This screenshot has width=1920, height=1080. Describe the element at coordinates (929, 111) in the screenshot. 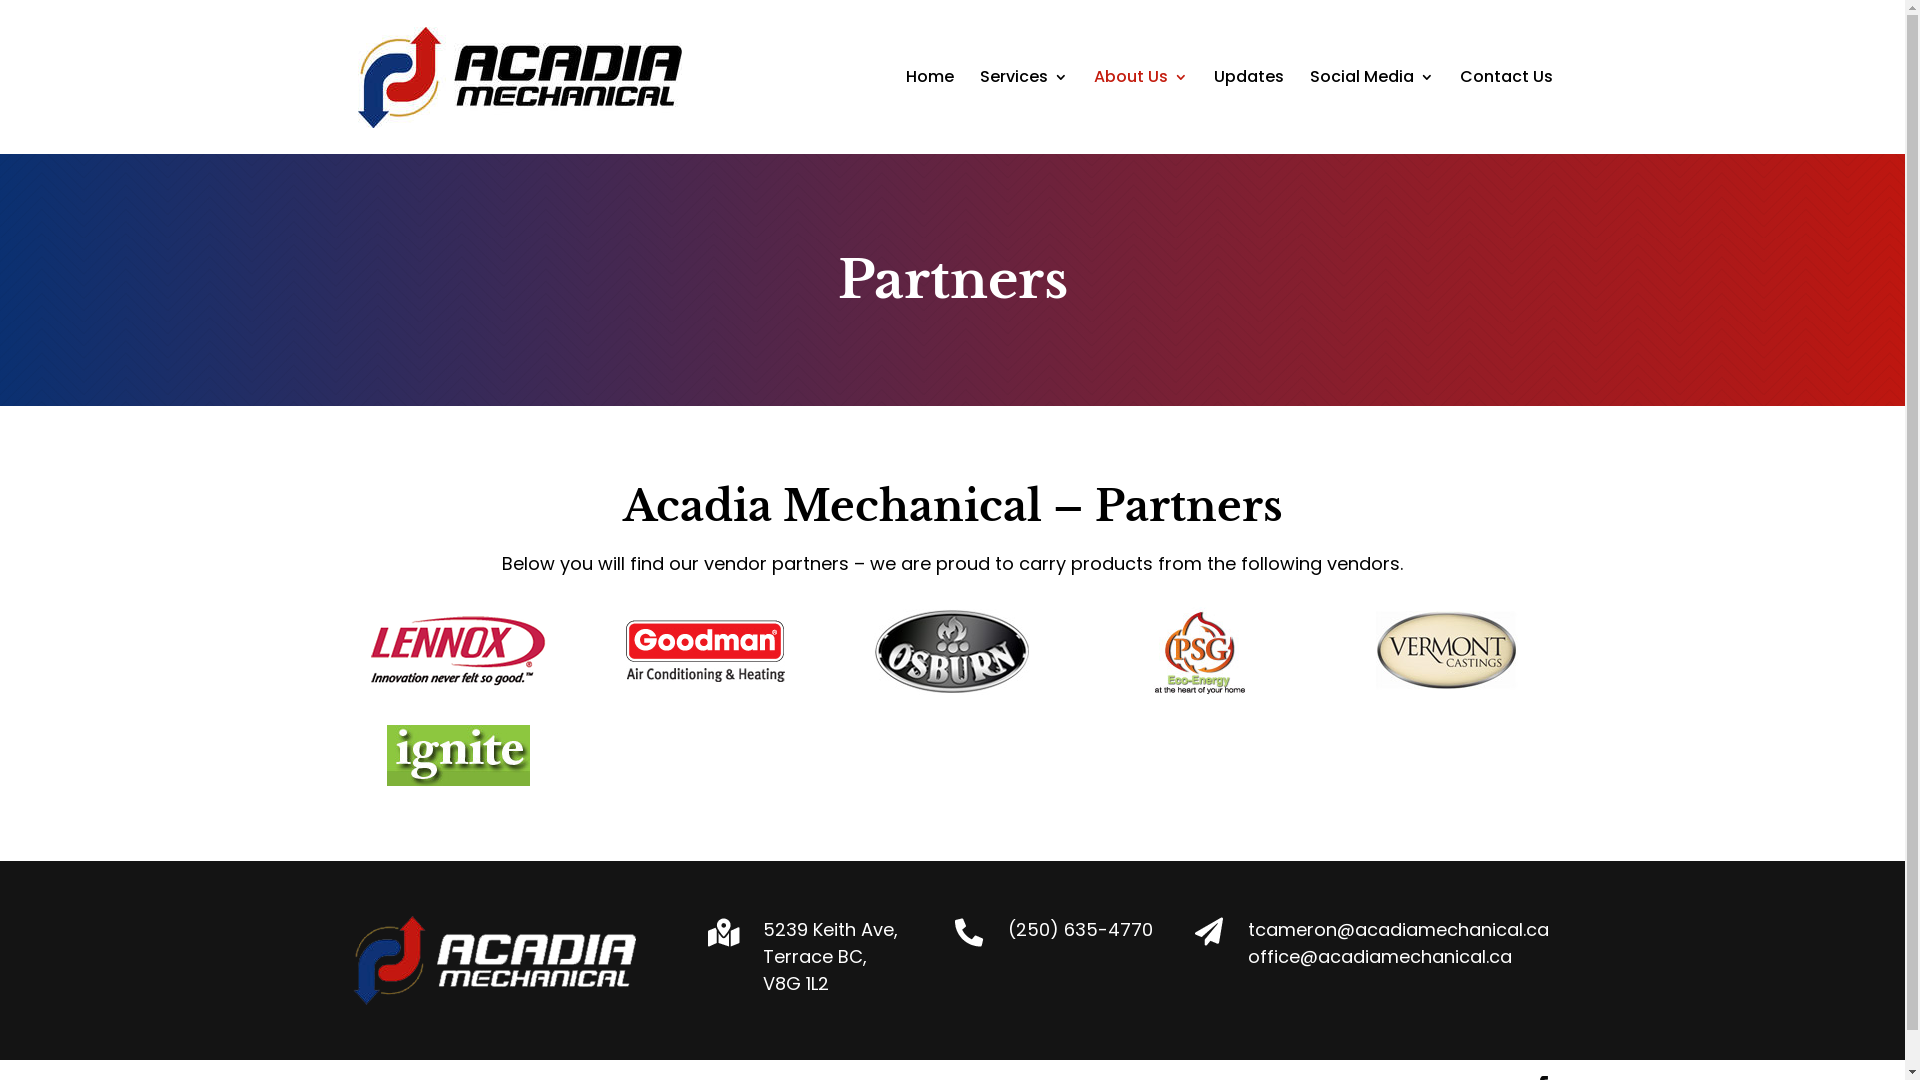

I see `'Home'` at that location.